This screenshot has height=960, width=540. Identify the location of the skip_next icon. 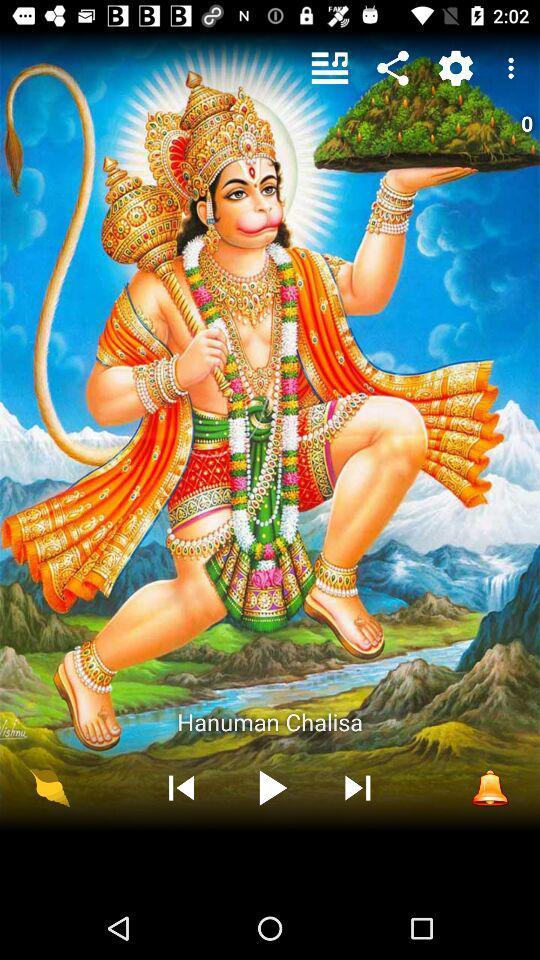
(356, 788).